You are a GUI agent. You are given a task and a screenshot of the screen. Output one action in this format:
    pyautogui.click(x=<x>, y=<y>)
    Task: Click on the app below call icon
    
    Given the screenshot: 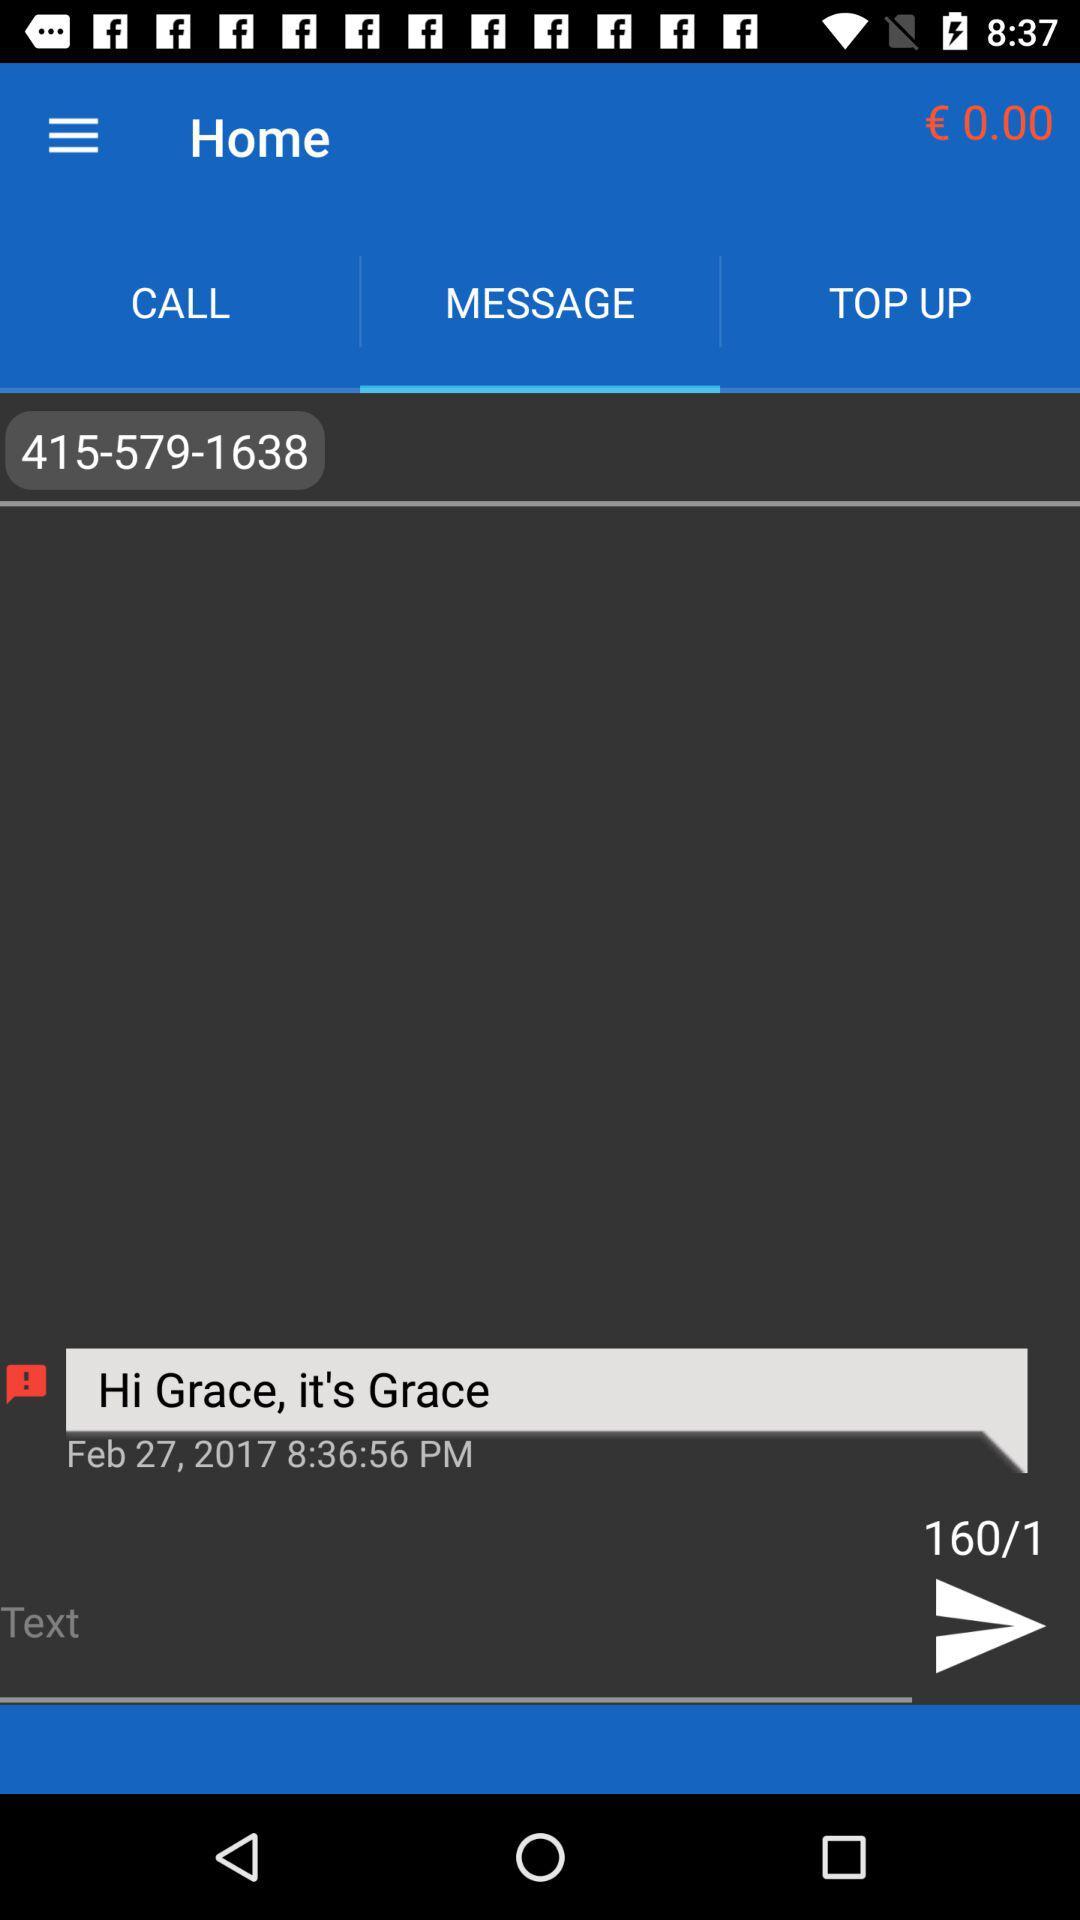 What is the action you would take?
    pyautogui.click(x=540, y=449)
    